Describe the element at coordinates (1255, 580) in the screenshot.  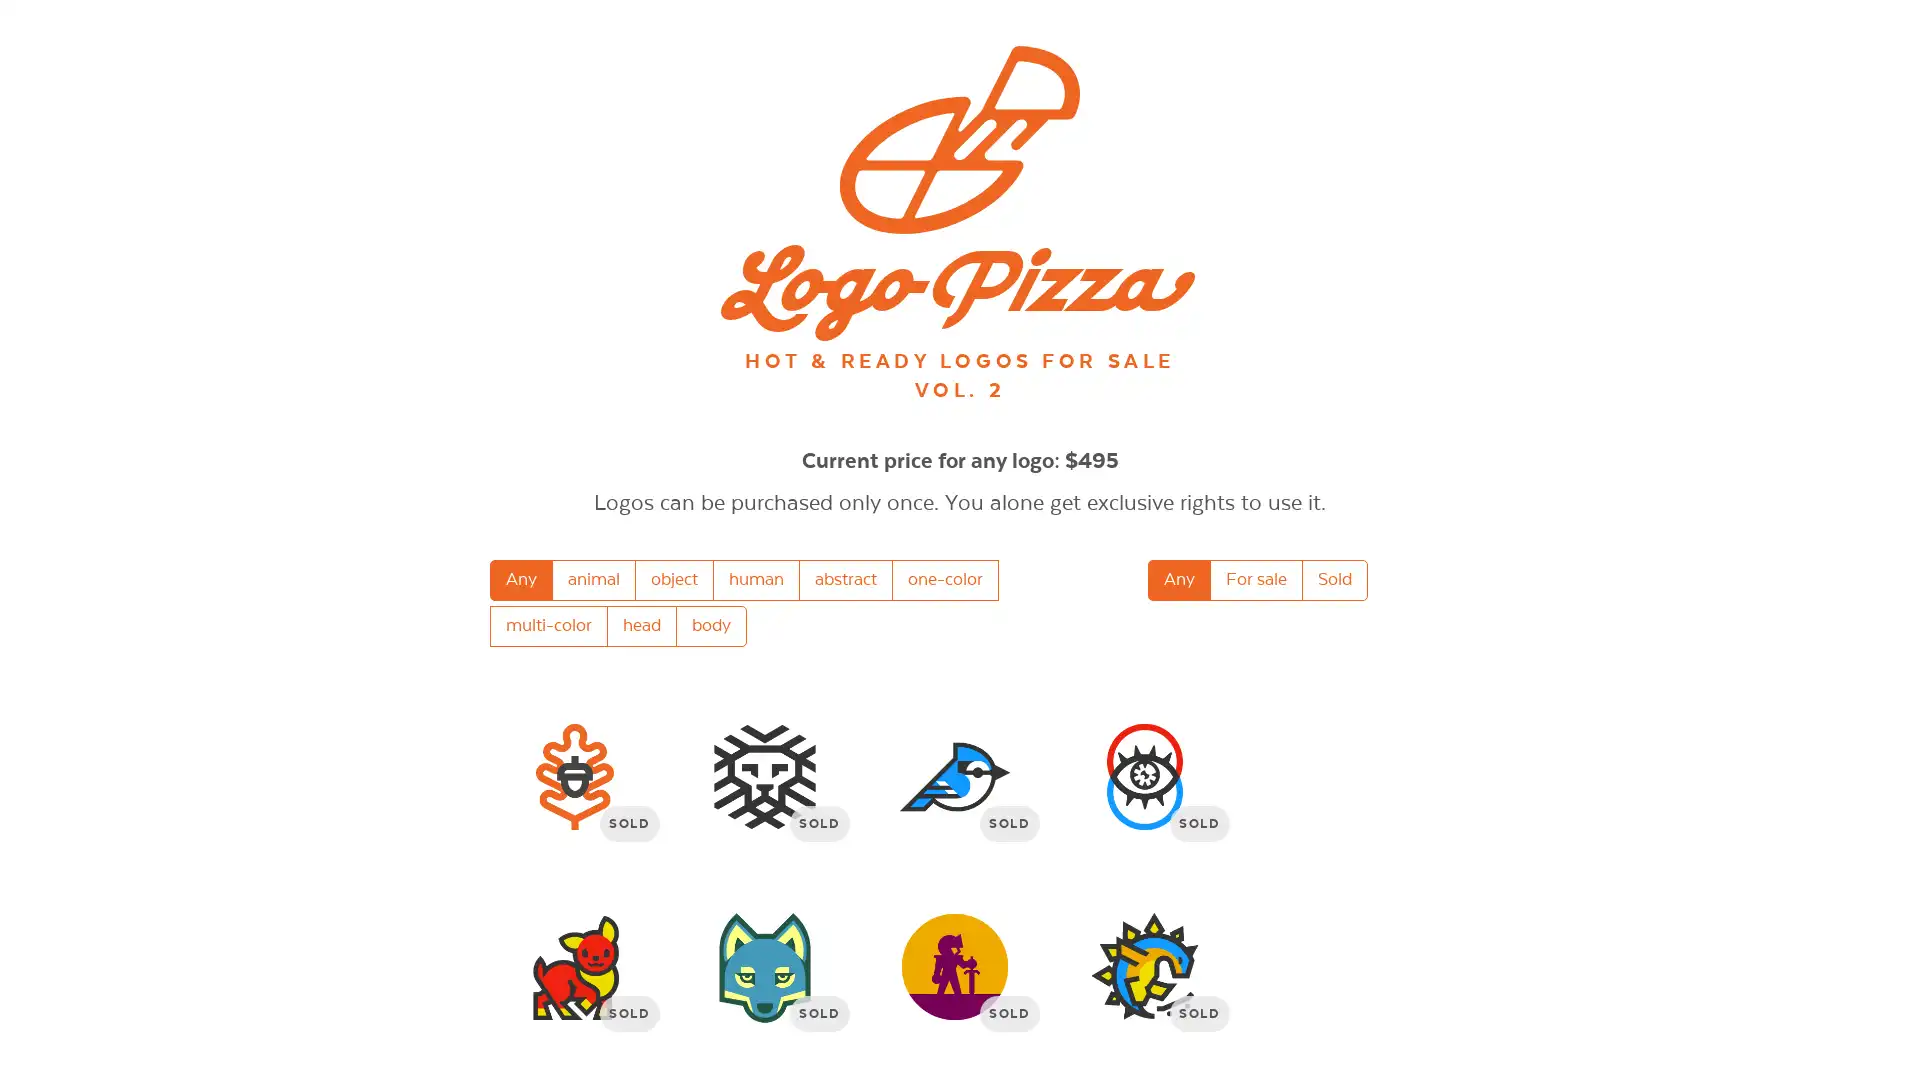
I see `For sale` at that location.